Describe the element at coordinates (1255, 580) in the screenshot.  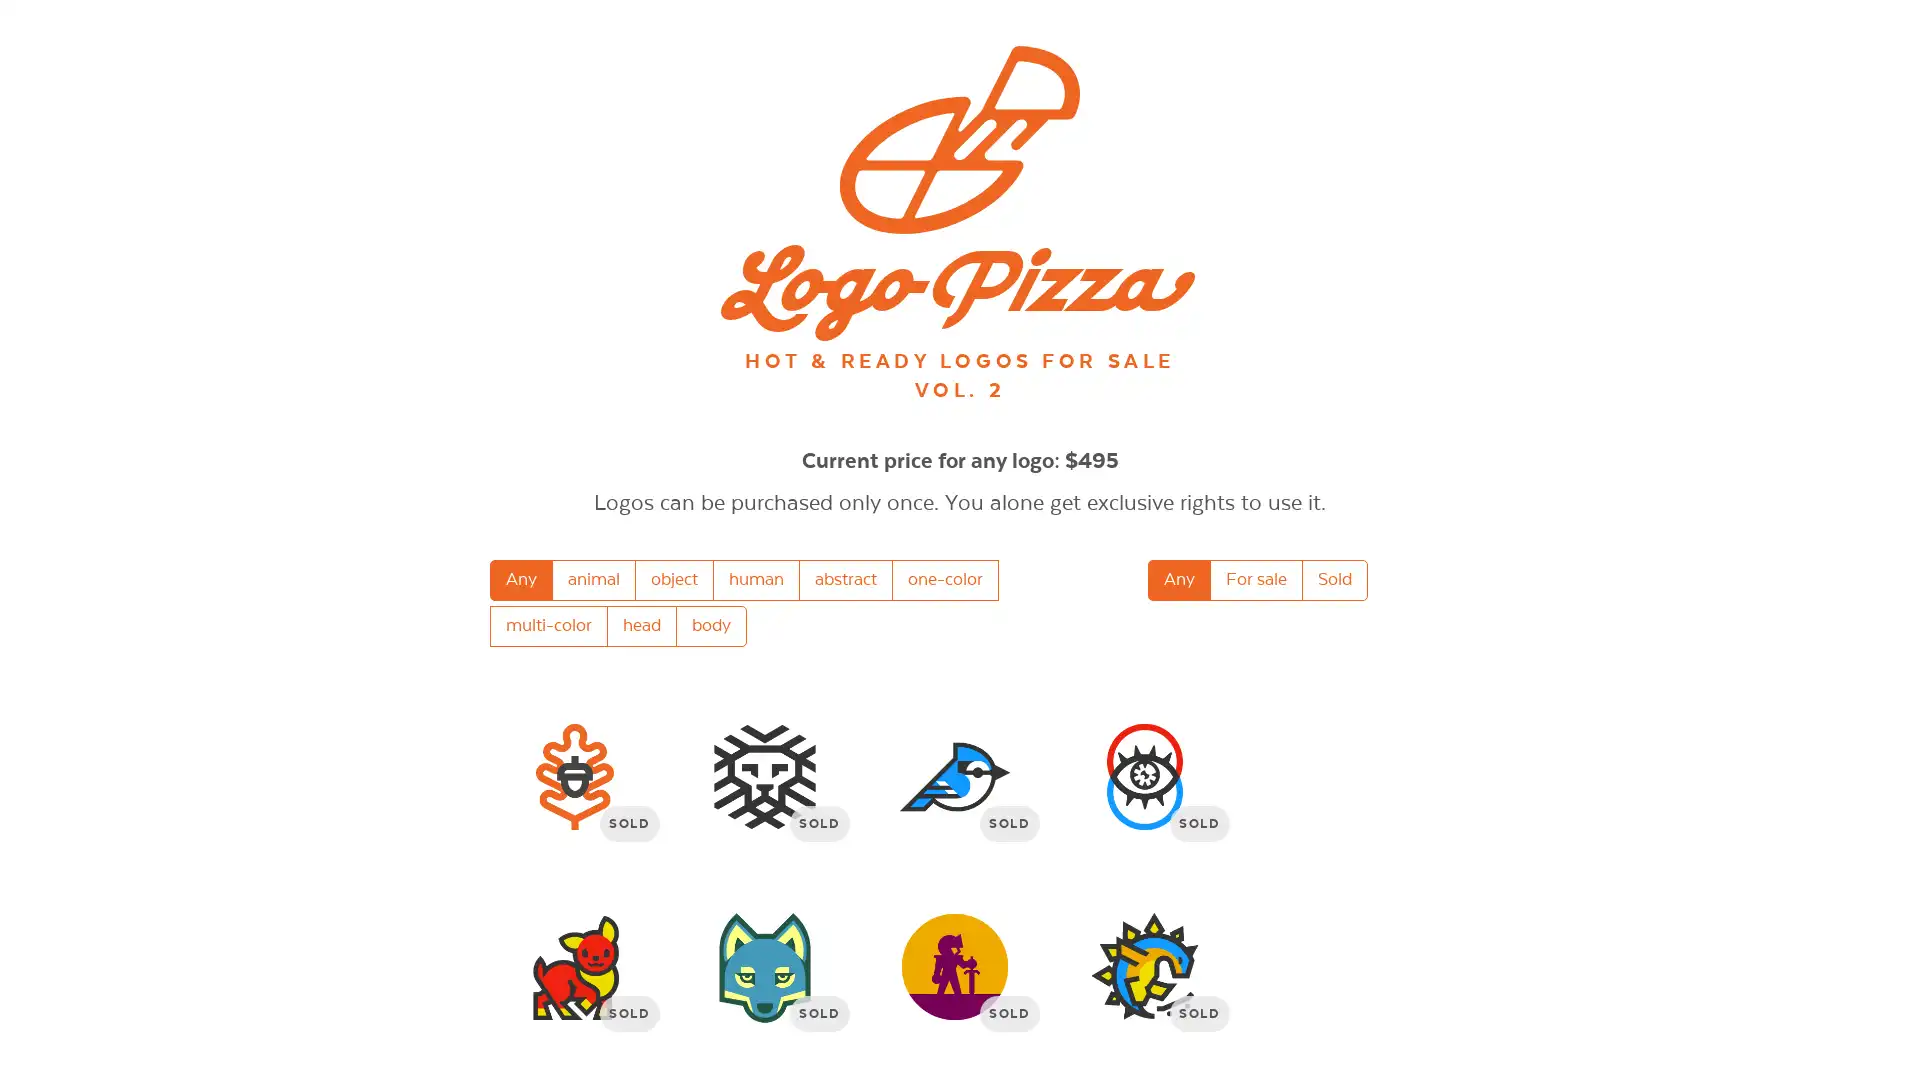
I see `For sale` at that location.